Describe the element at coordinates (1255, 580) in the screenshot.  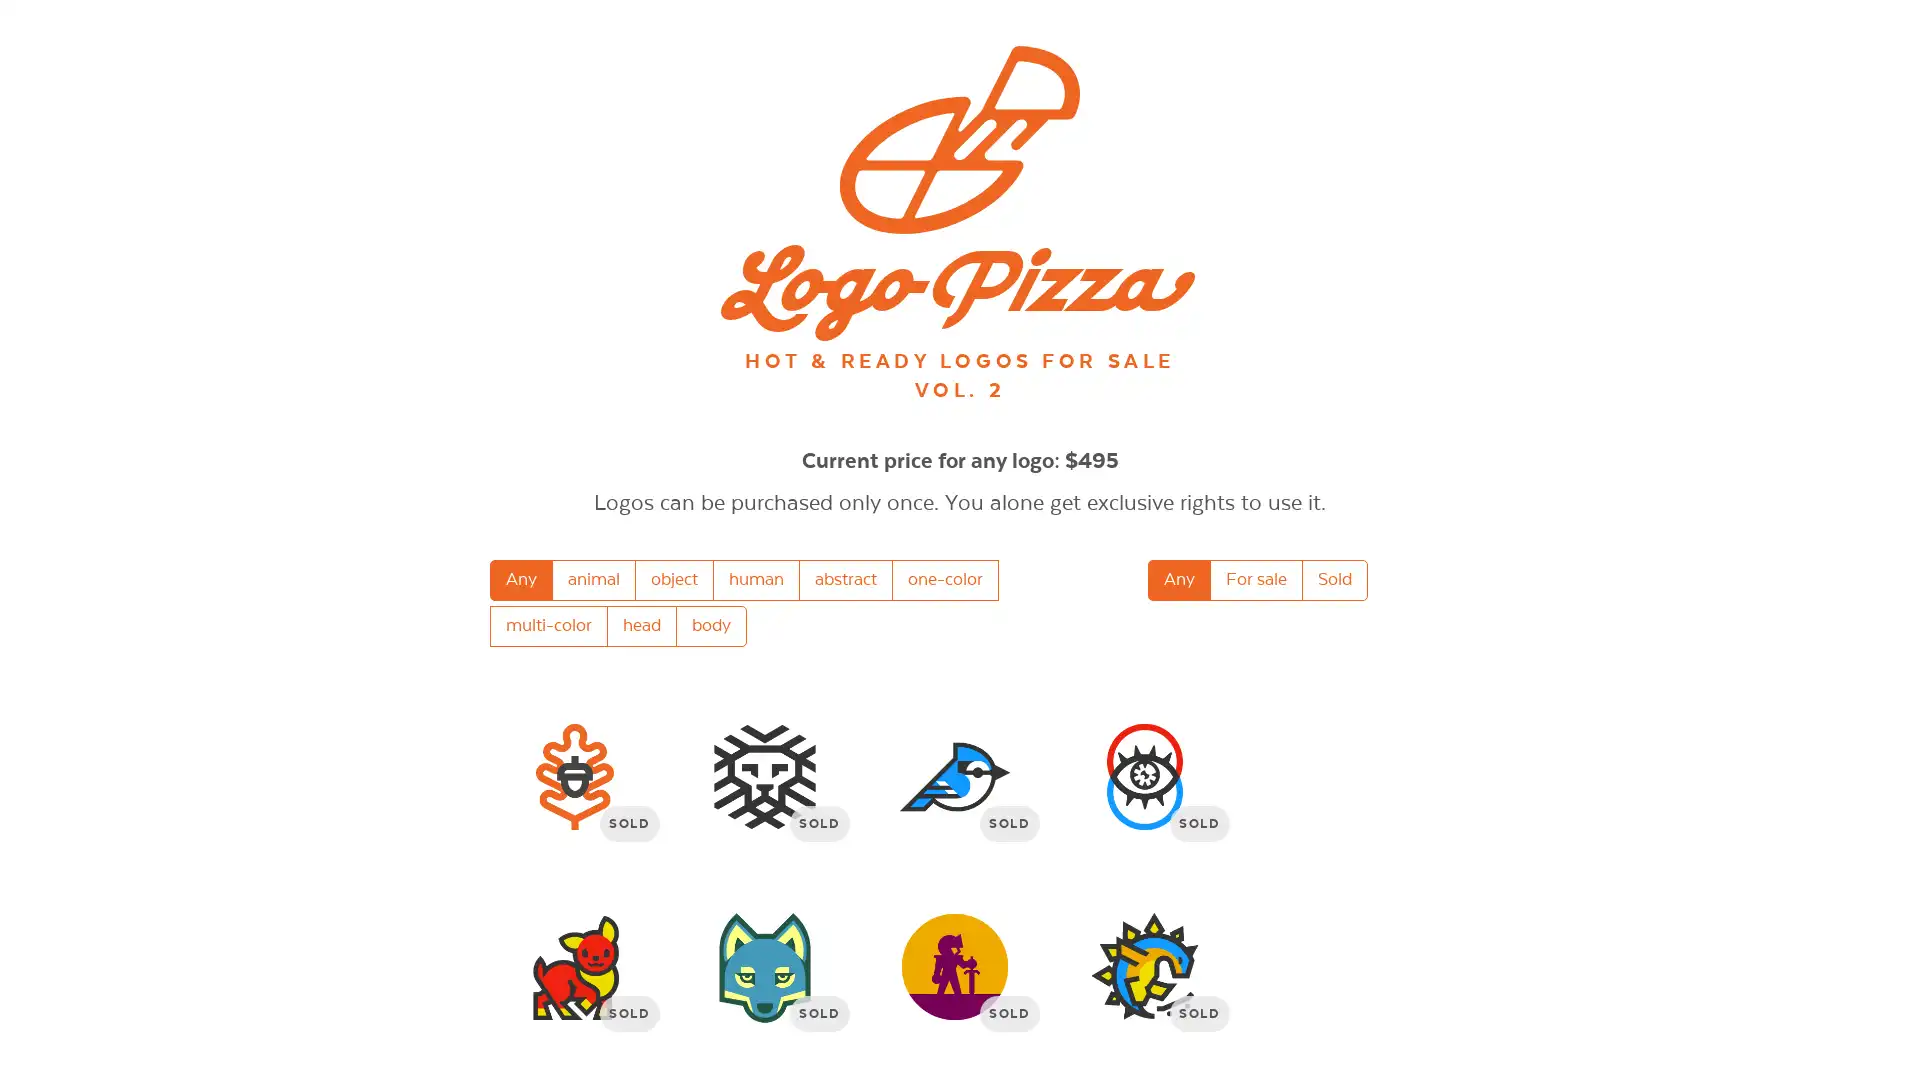
I see `For sale` at that location.